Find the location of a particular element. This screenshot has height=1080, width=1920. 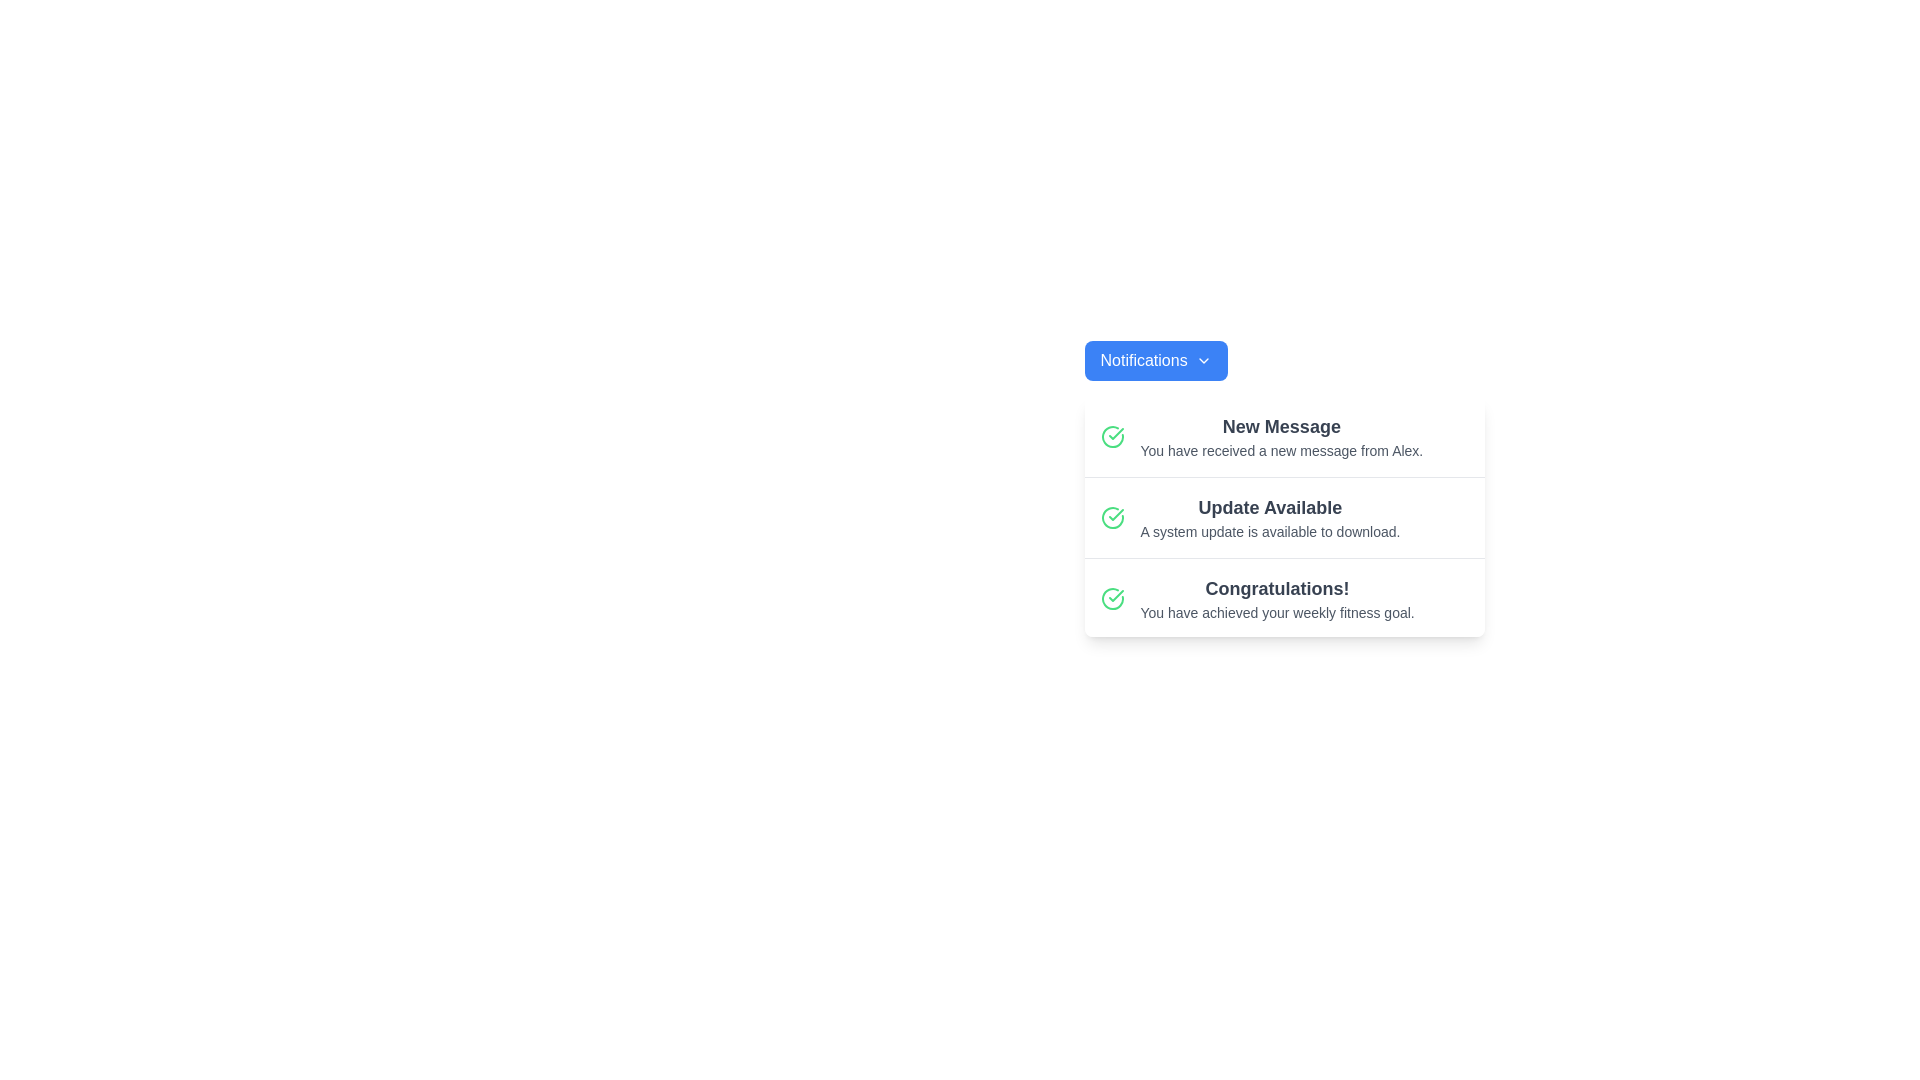

notification details of the first item in the notifications list, which includes a green check icon and the title 'New Message' with additional text 'You have received a new message from Alex.' is located at coordinates (1284, 436).